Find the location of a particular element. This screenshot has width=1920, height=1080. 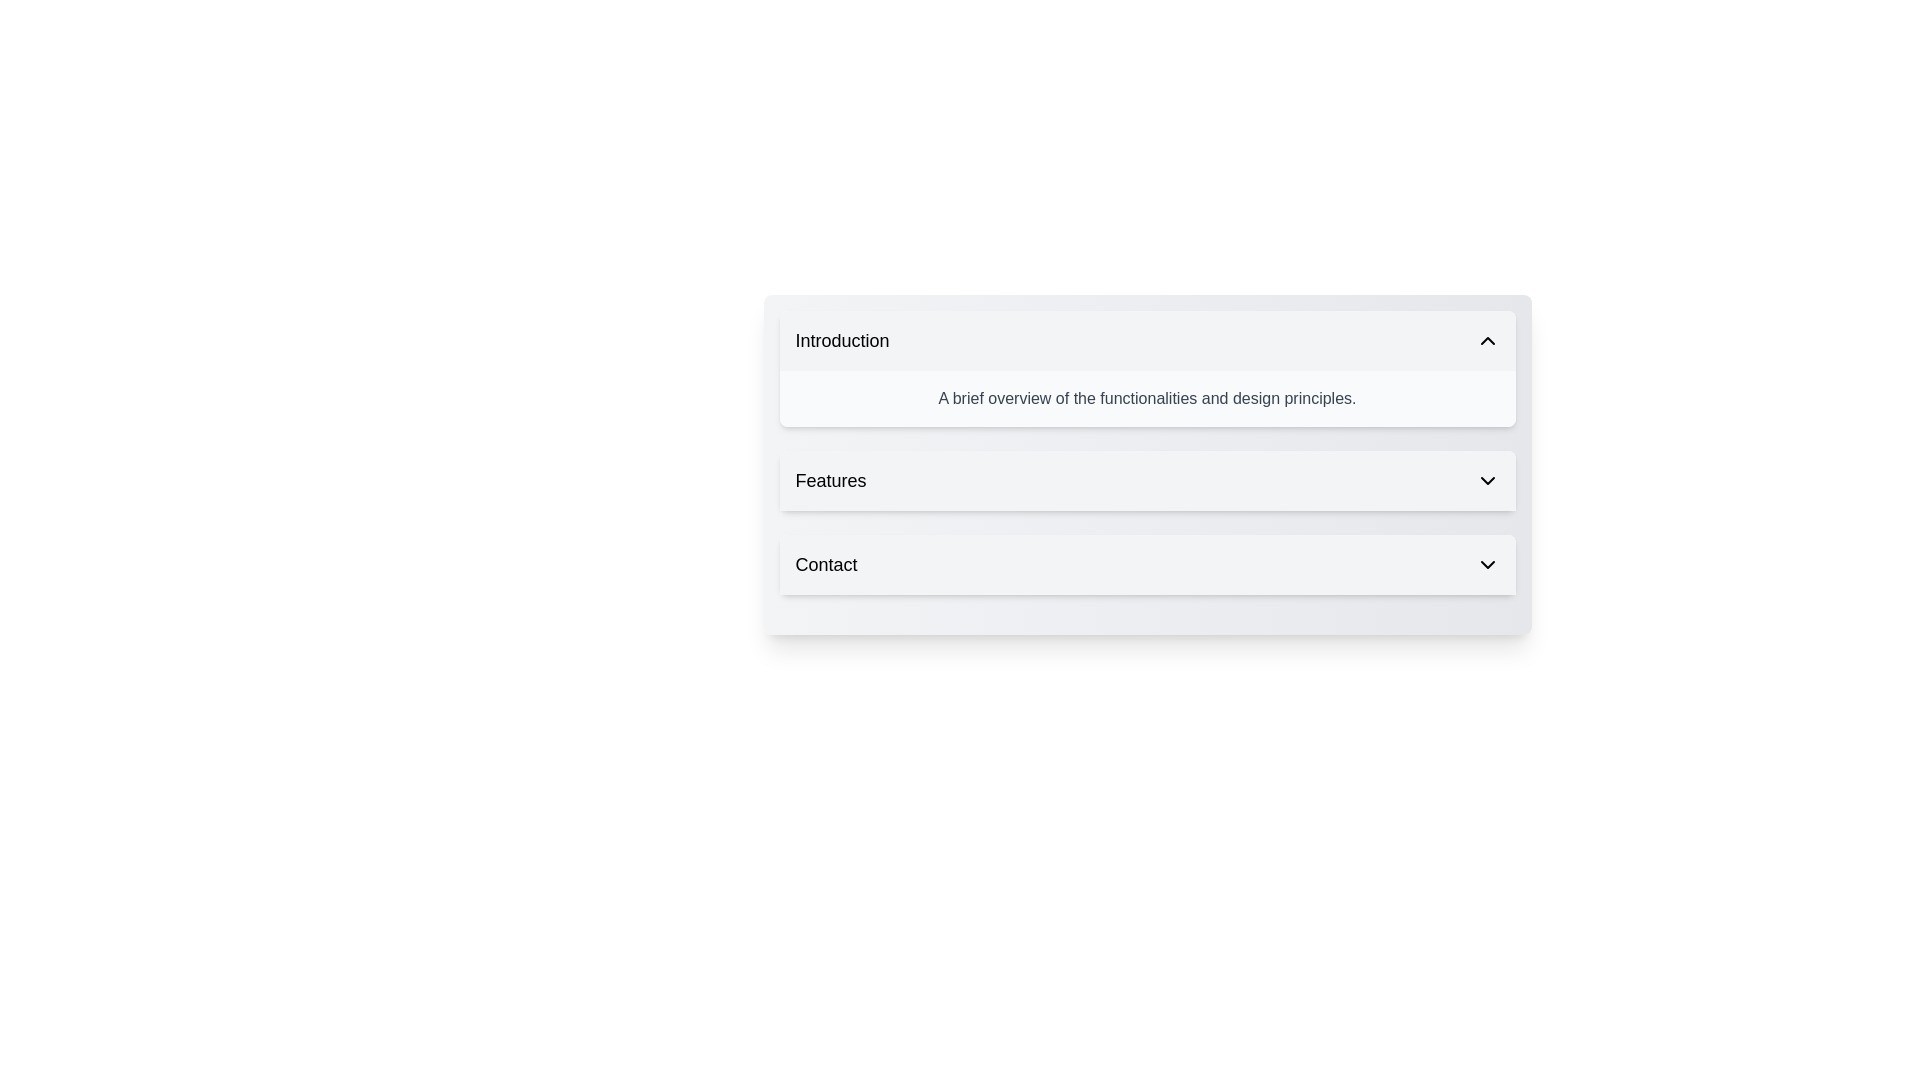

the chevron-shaped icon pointing upwards located at the far-right end of the 'Introduction' section is located at coordinates (1487, 339).